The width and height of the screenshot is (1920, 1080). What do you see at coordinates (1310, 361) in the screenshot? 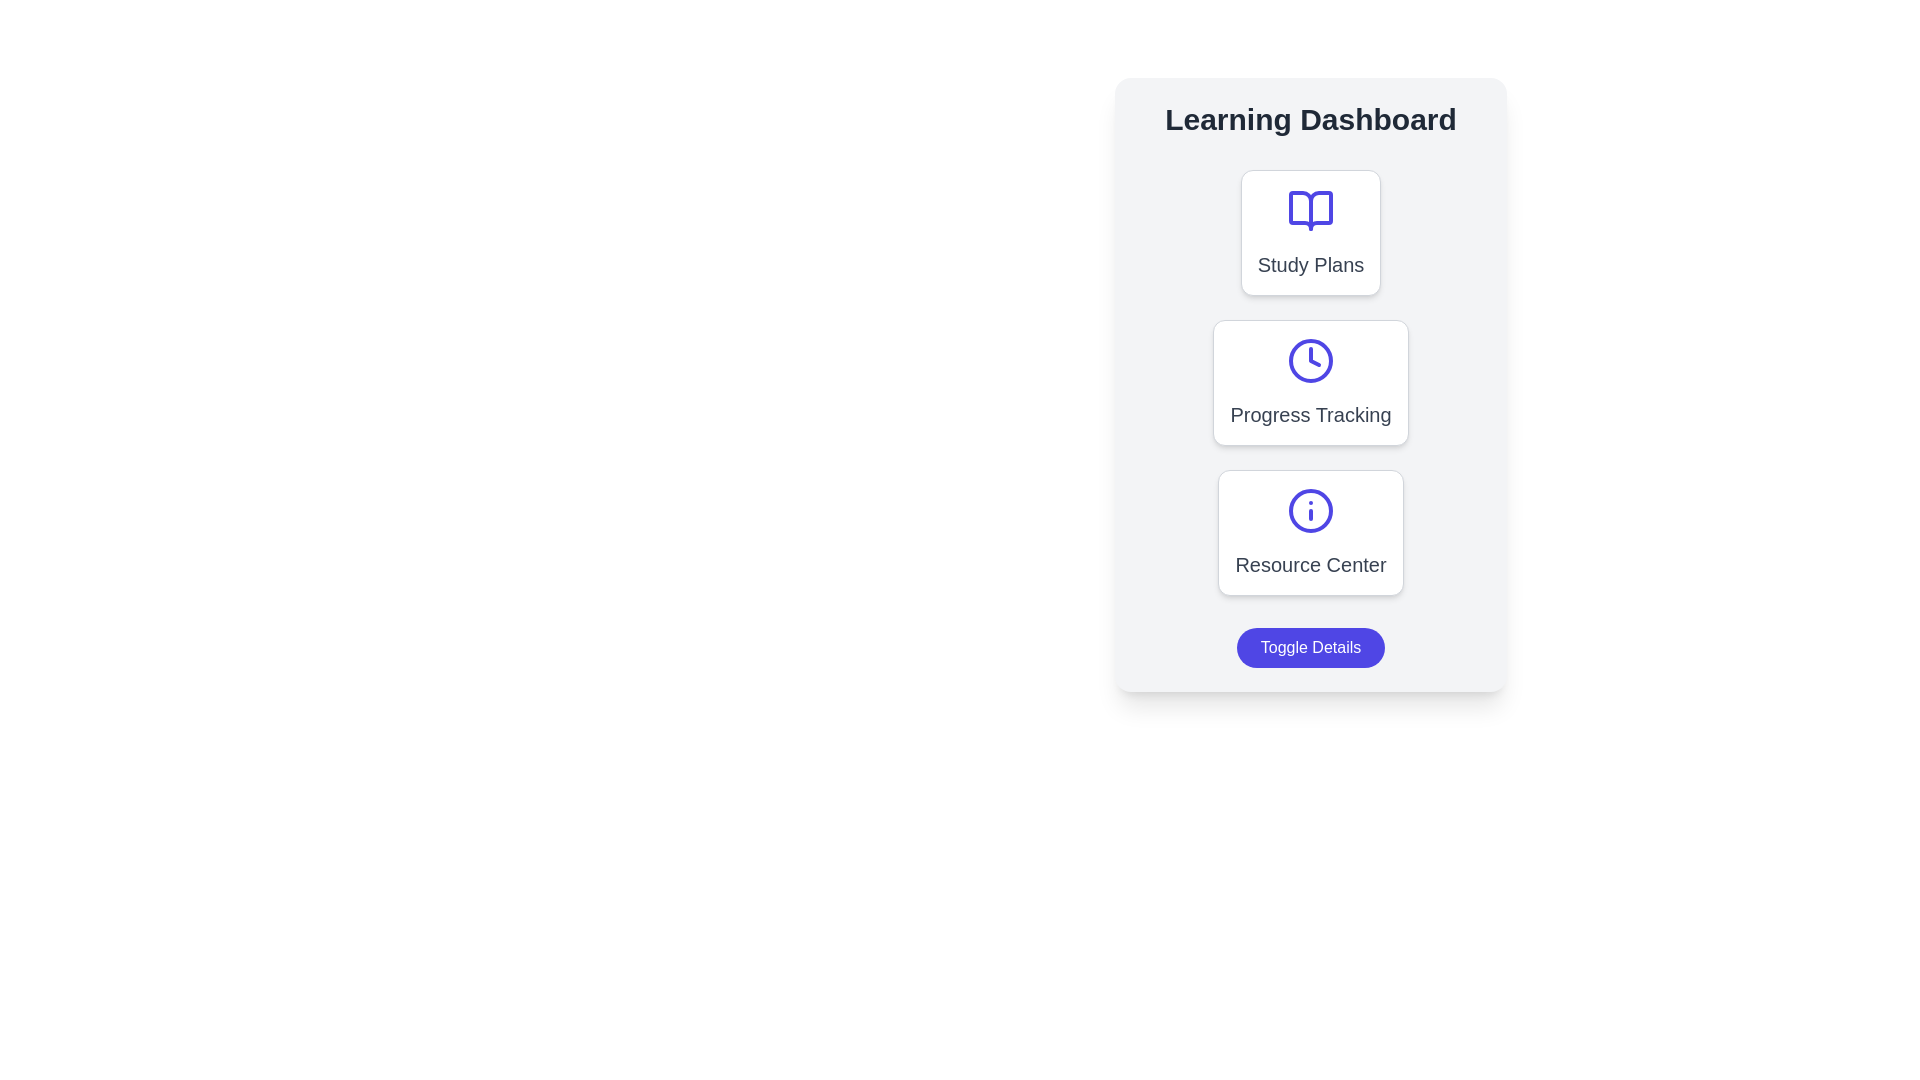
I see `the SVG Circle that serves as the clock boundary in the 'Progress Tracking' icon located in the middle card under the 'Learning Dashboard' heading` at bounding box center [1310, 361].